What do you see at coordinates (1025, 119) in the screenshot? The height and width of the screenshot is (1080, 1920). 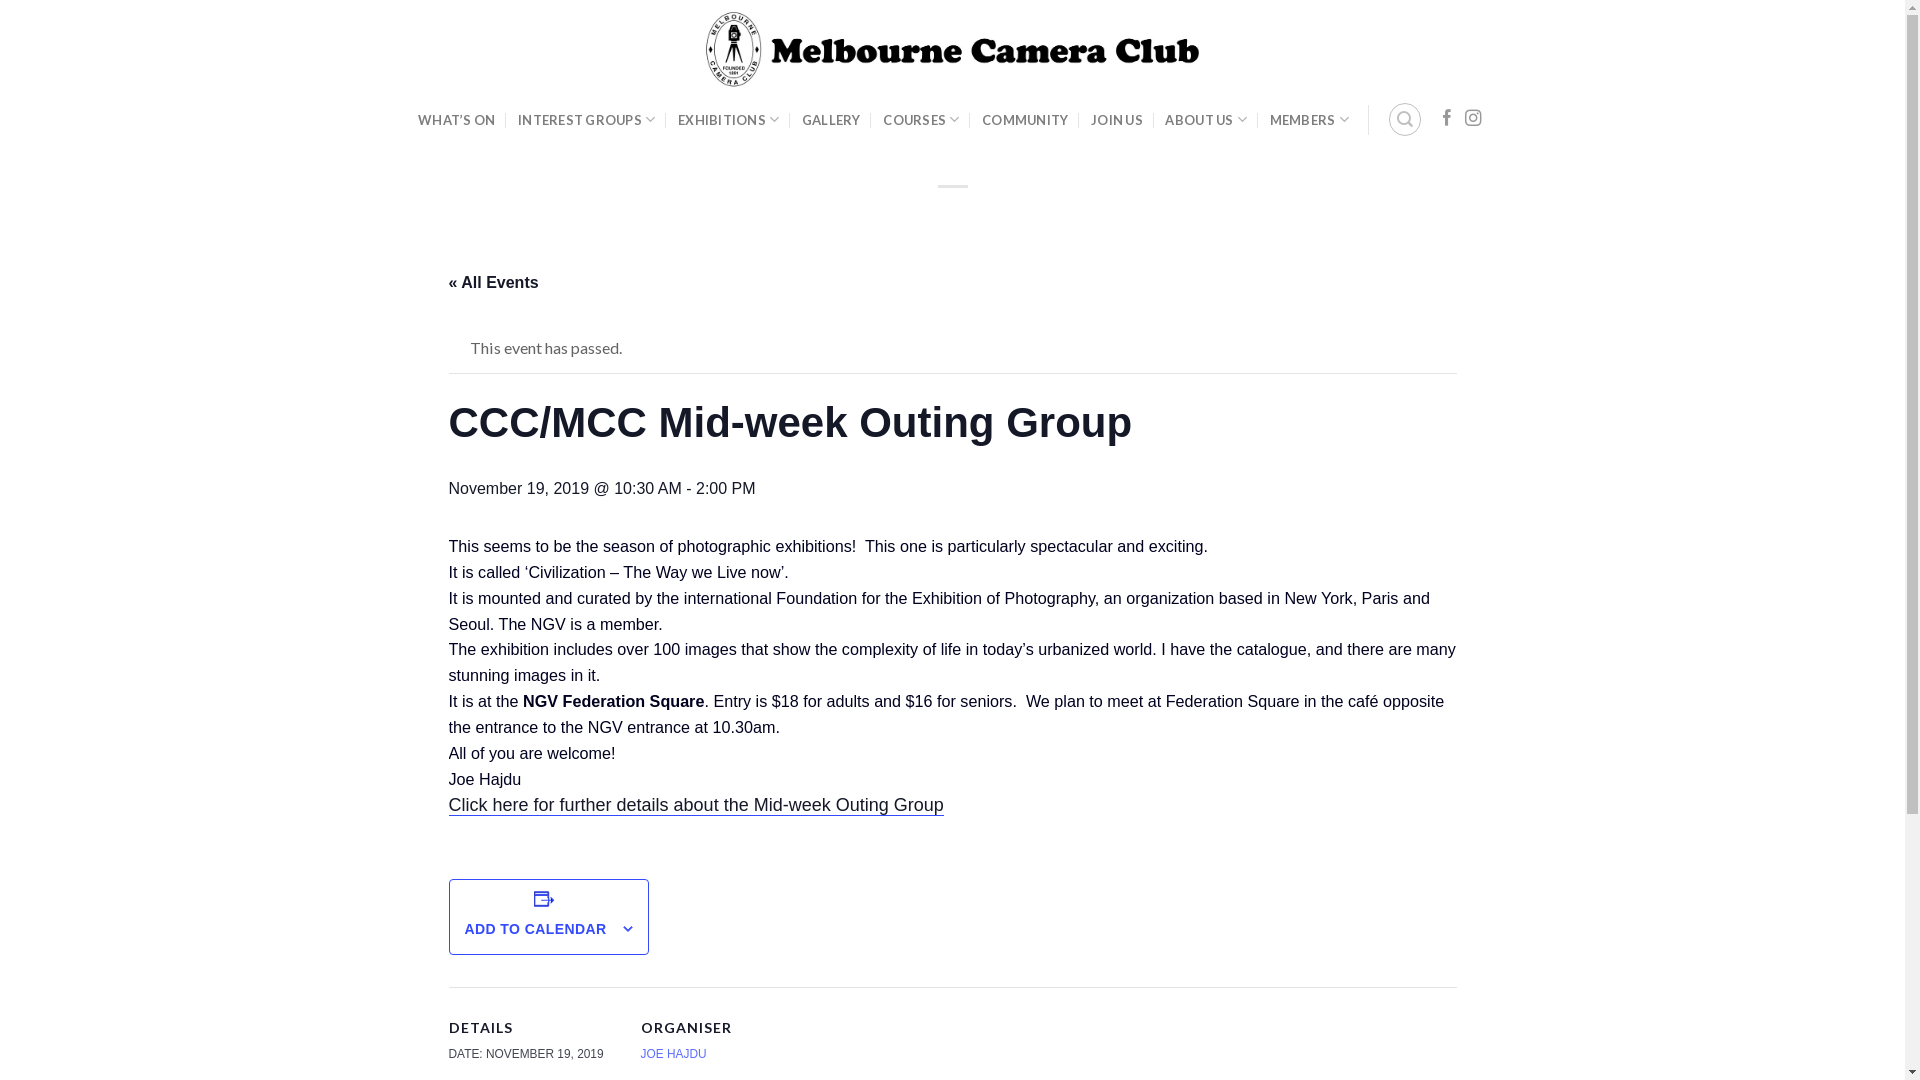 I see `'COMMUNITY'` at bounding box center [1025, 119].